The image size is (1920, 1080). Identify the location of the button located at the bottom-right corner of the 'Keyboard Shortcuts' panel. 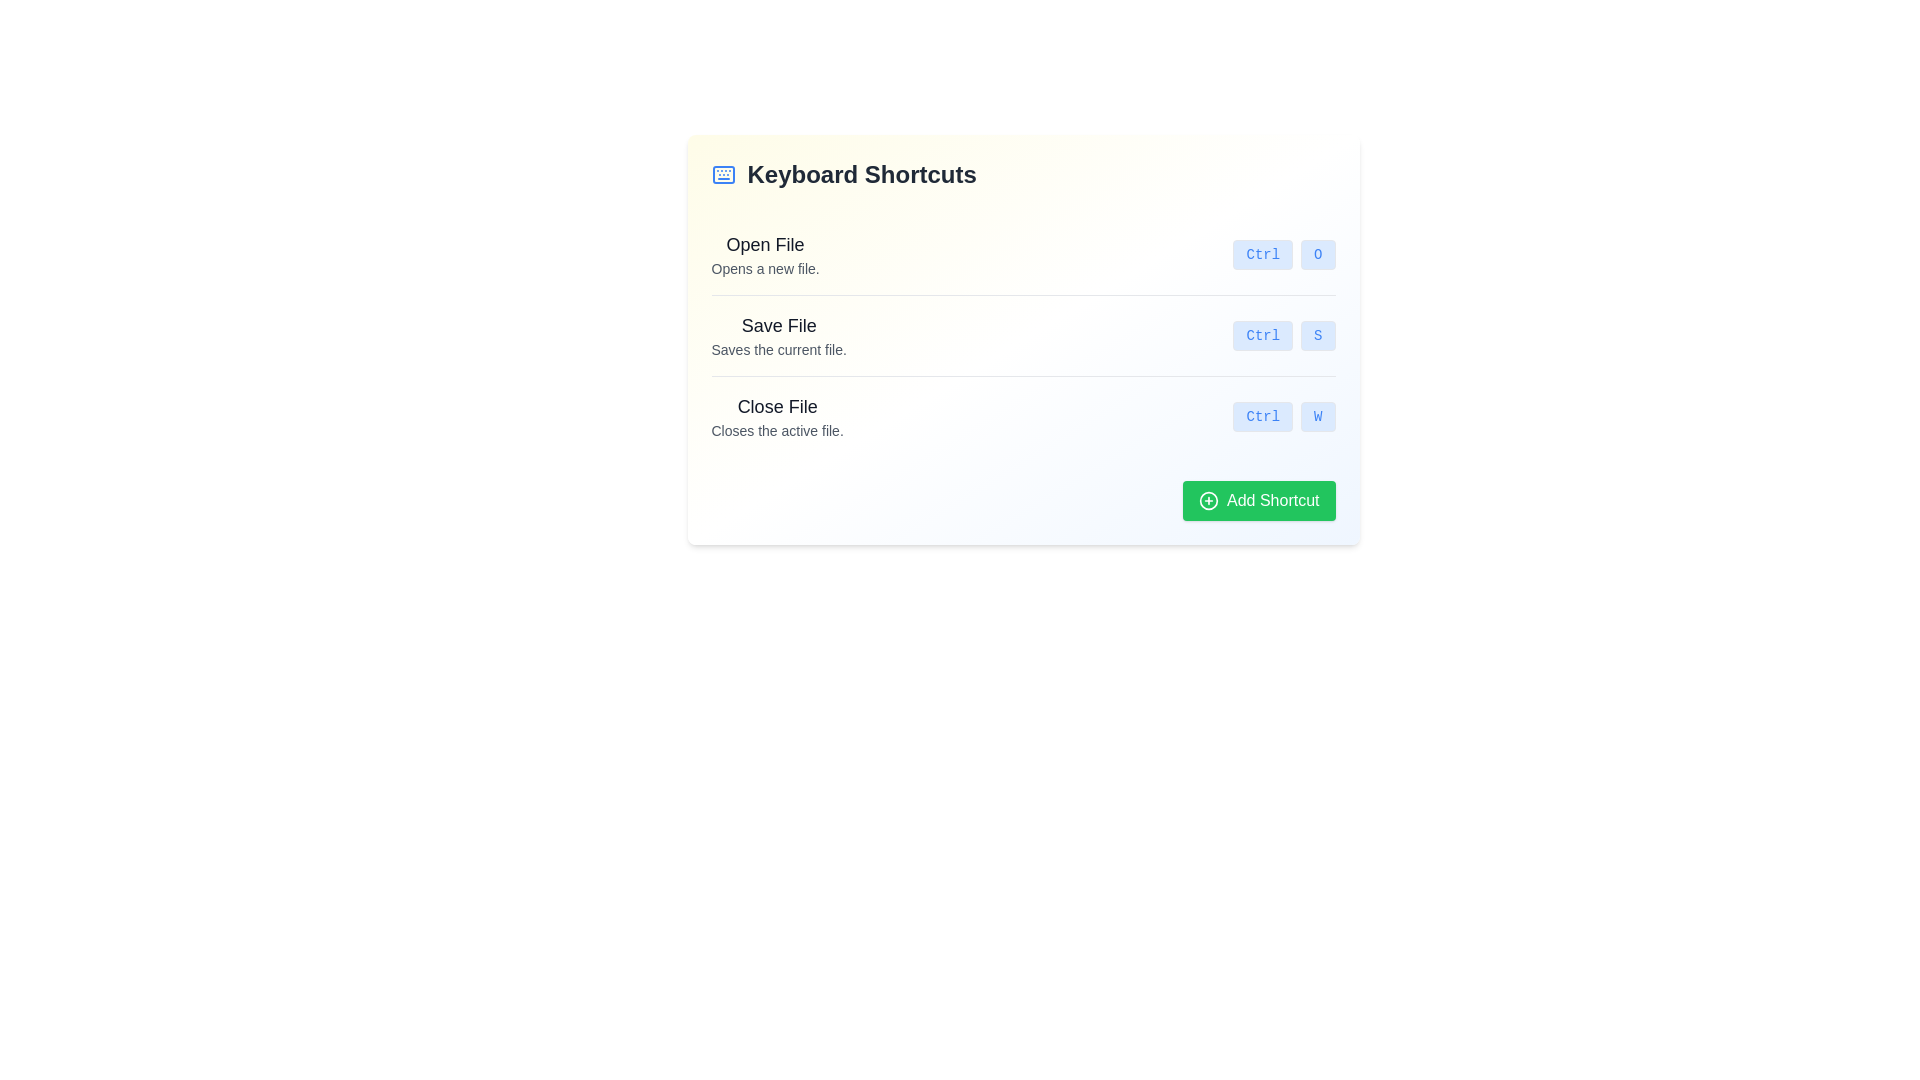
(1023, 500).